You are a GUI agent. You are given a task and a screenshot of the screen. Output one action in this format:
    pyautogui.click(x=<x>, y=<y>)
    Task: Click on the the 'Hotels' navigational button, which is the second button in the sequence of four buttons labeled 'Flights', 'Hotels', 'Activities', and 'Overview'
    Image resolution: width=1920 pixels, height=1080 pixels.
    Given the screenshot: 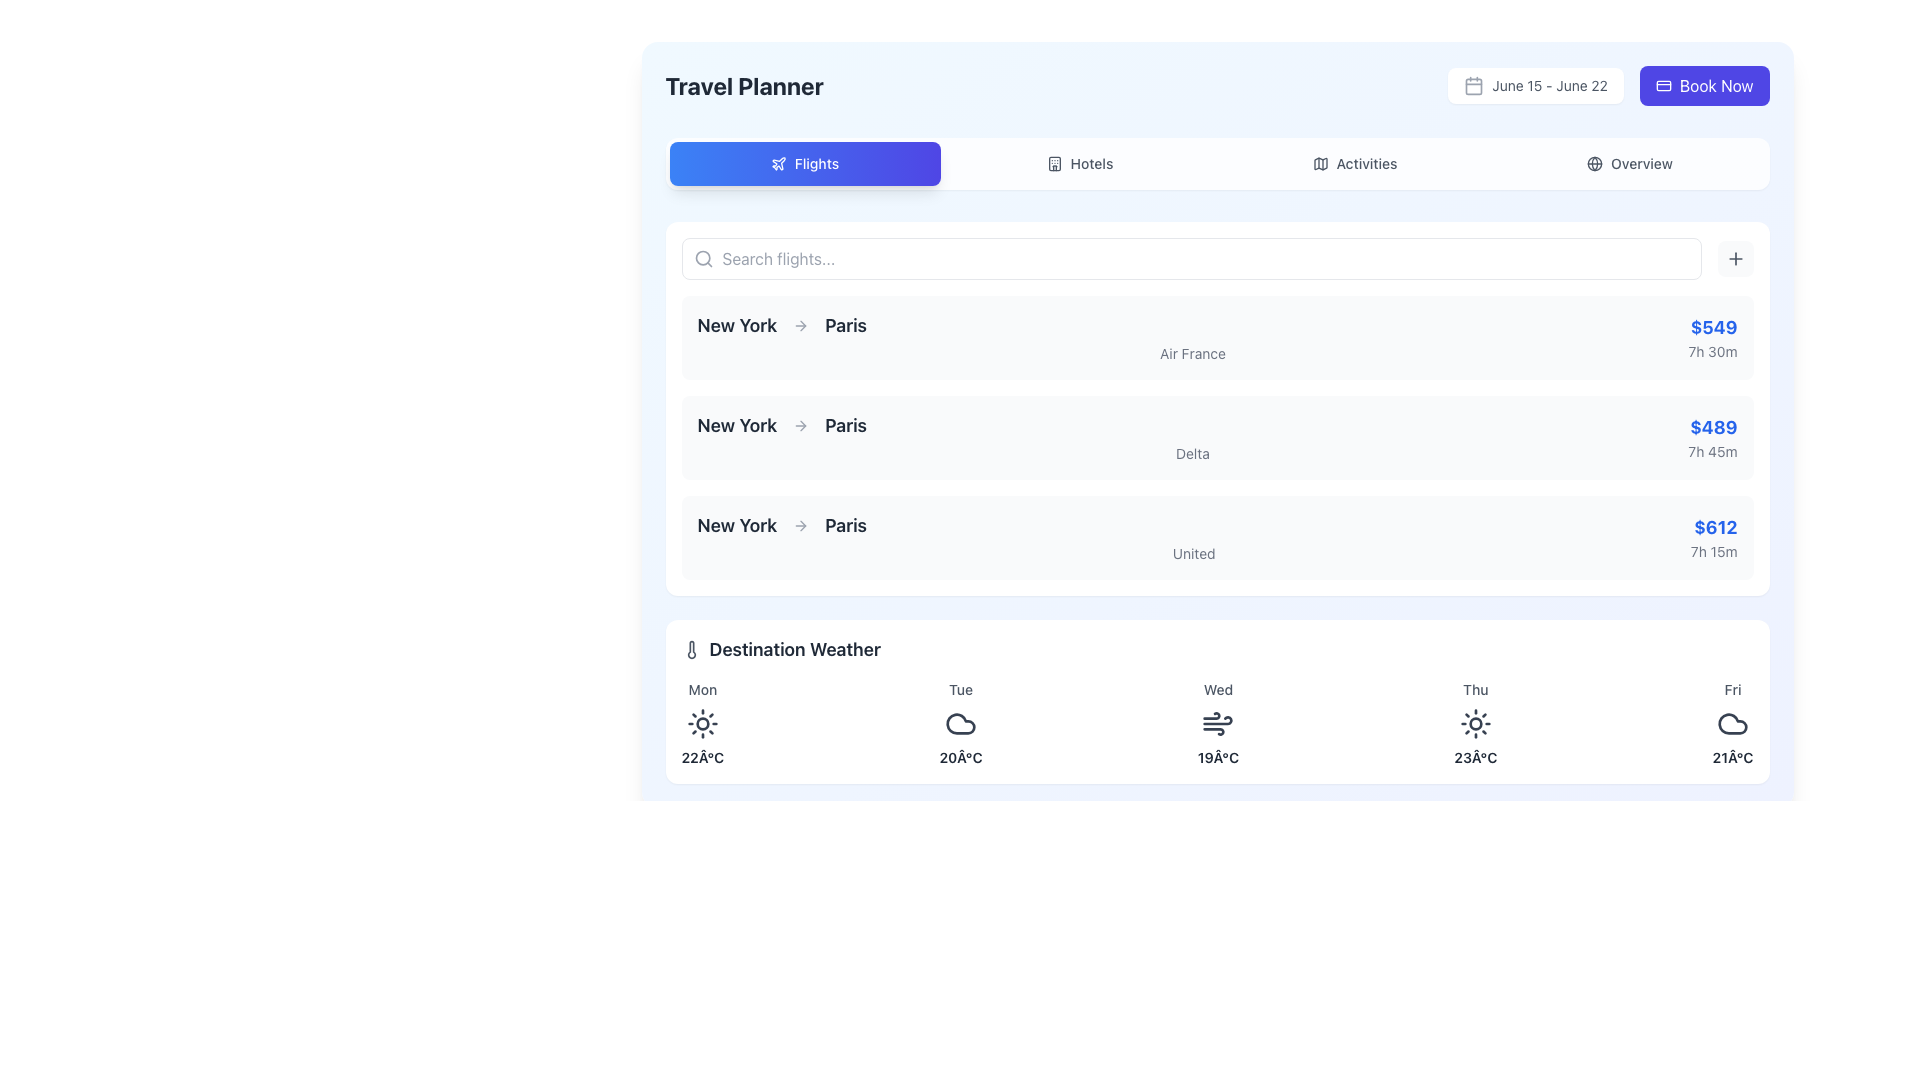 What is the action you would take?
    pyautogui.click(x=1079, y=163)
    